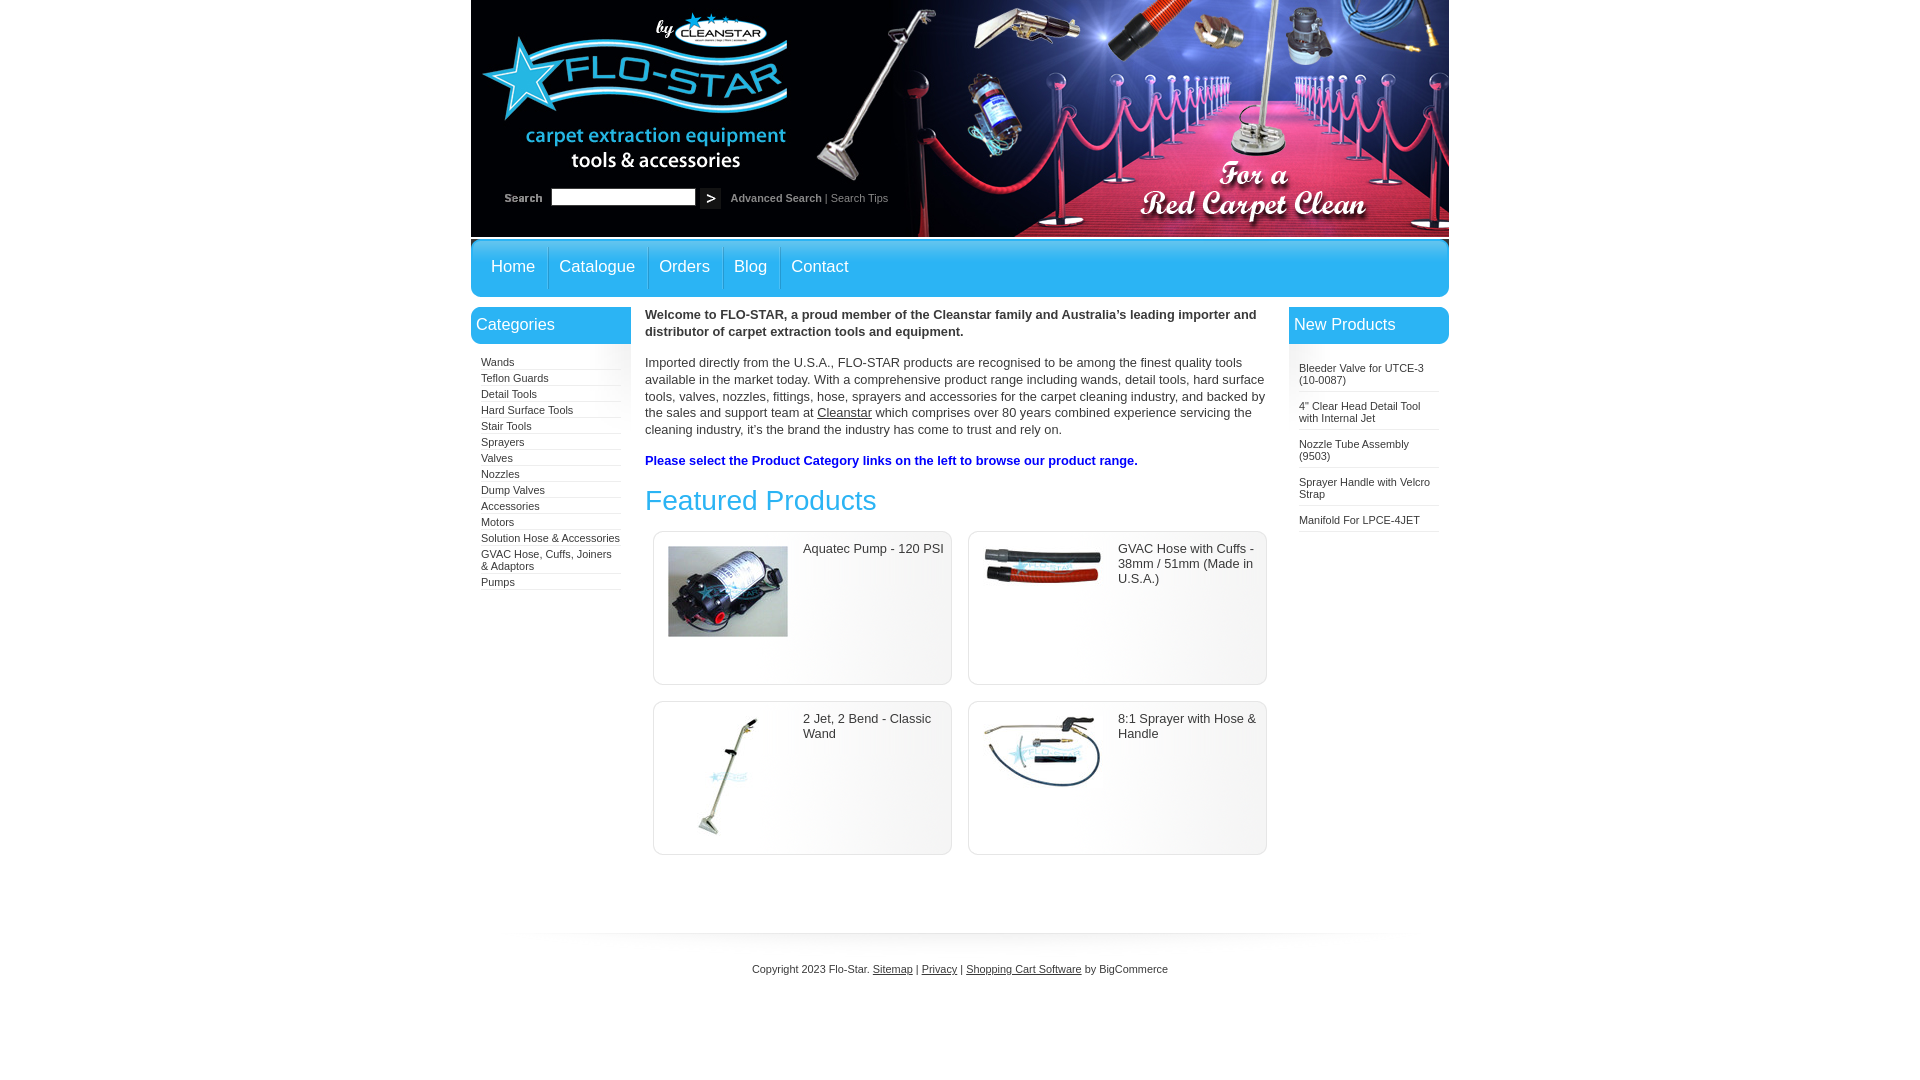  I want to click on 'Dump Valves', so click(513, 489).